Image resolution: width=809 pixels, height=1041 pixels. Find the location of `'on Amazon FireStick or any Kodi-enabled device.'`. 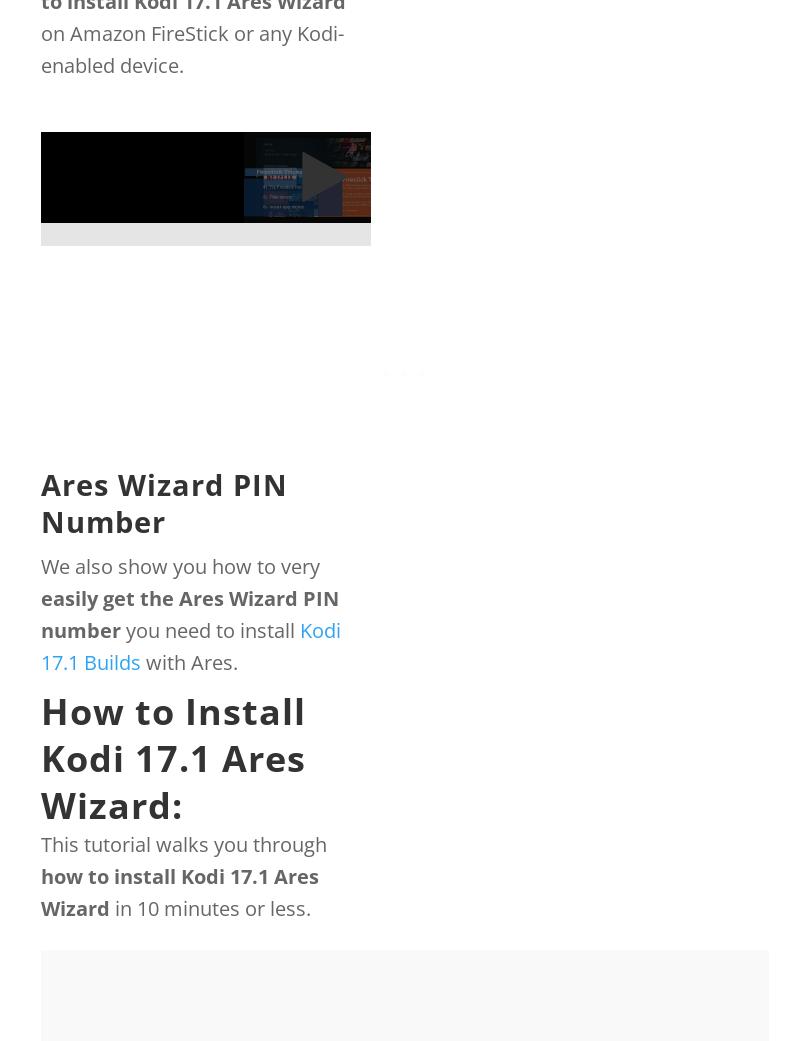

'on Amazon FireStick or any Kodi-enabled device.' is located at coordinates (191, 47).